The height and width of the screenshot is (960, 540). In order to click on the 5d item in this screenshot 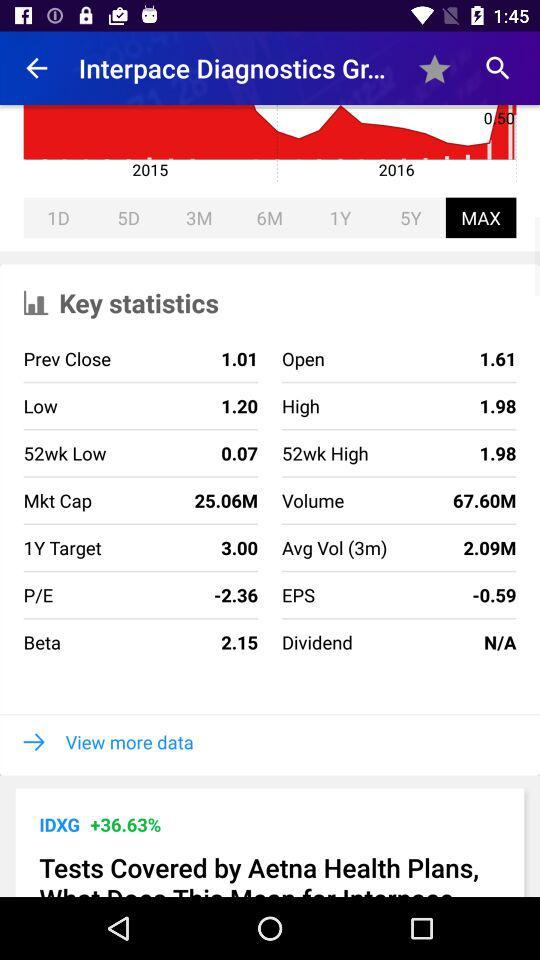, I will do `click(128, 217)`.